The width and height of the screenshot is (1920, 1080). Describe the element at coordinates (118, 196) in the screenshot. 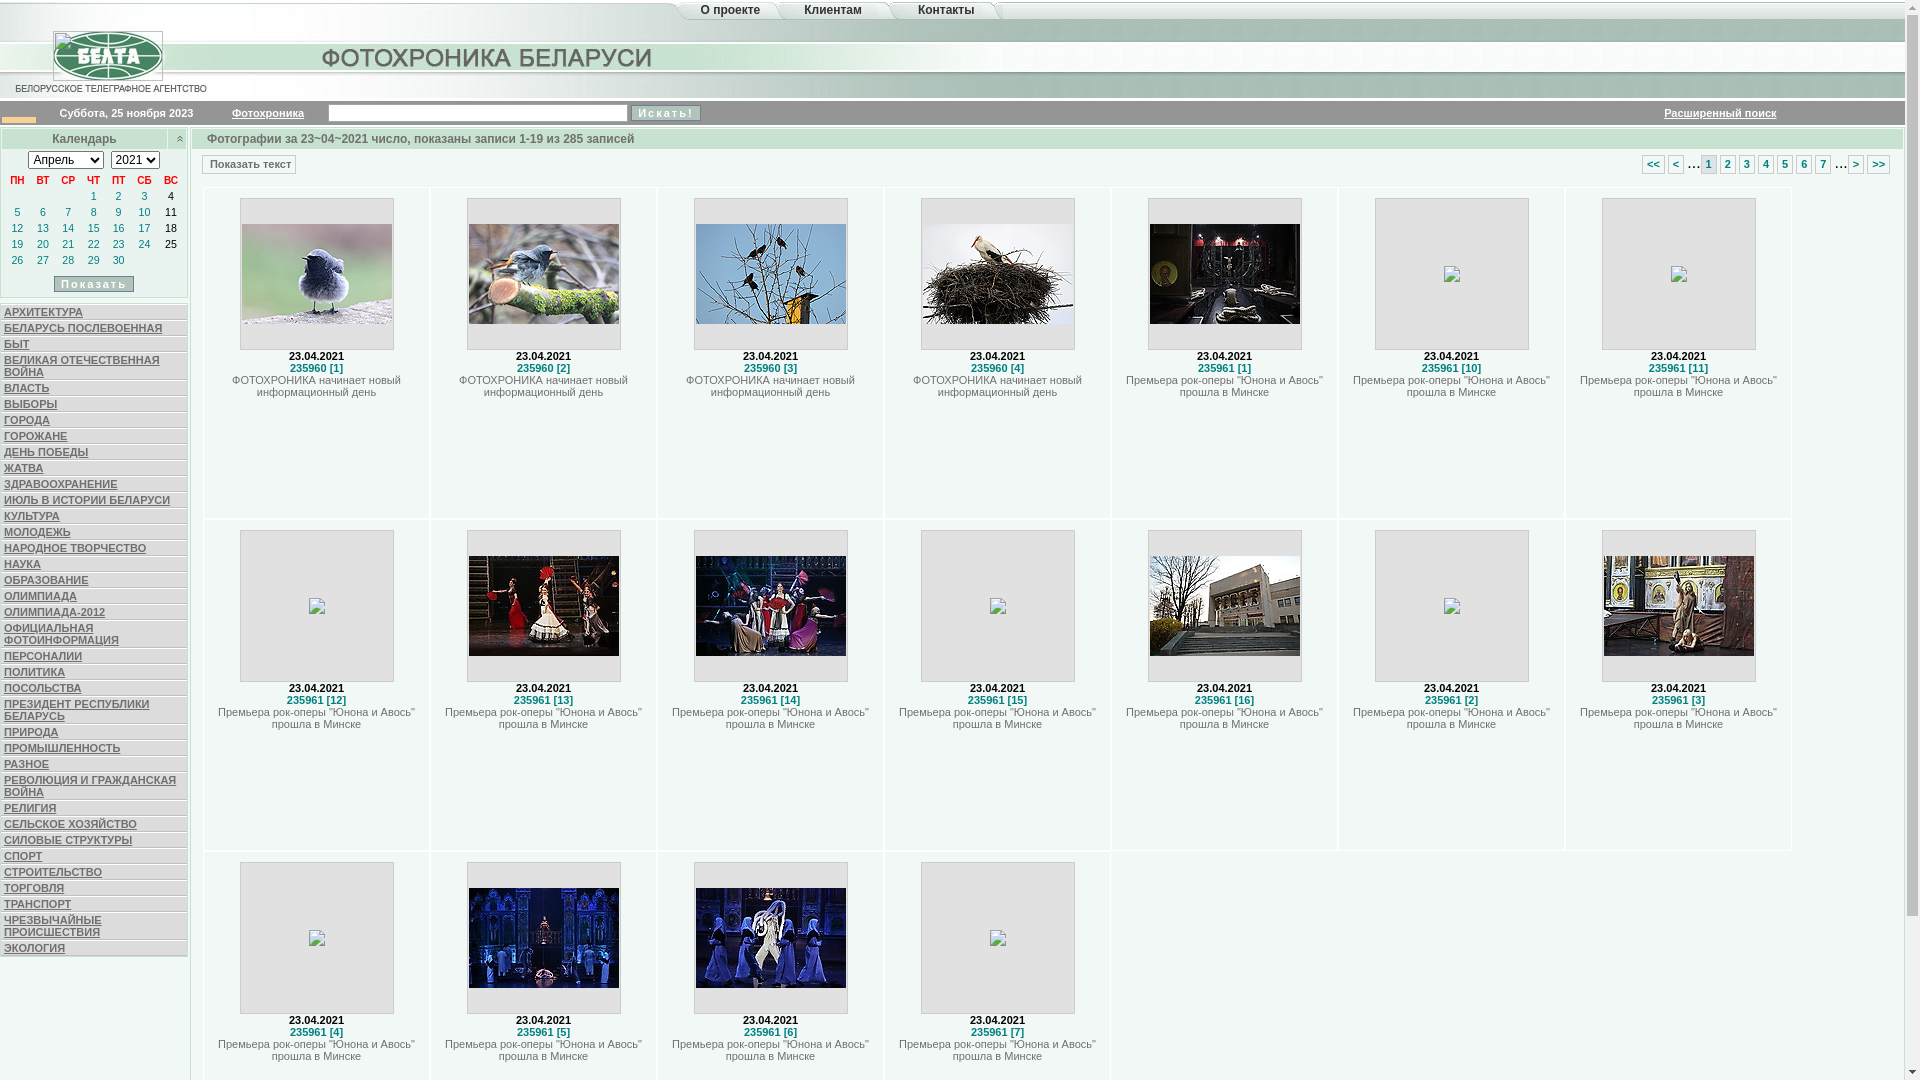

I see `'2'` at that location.